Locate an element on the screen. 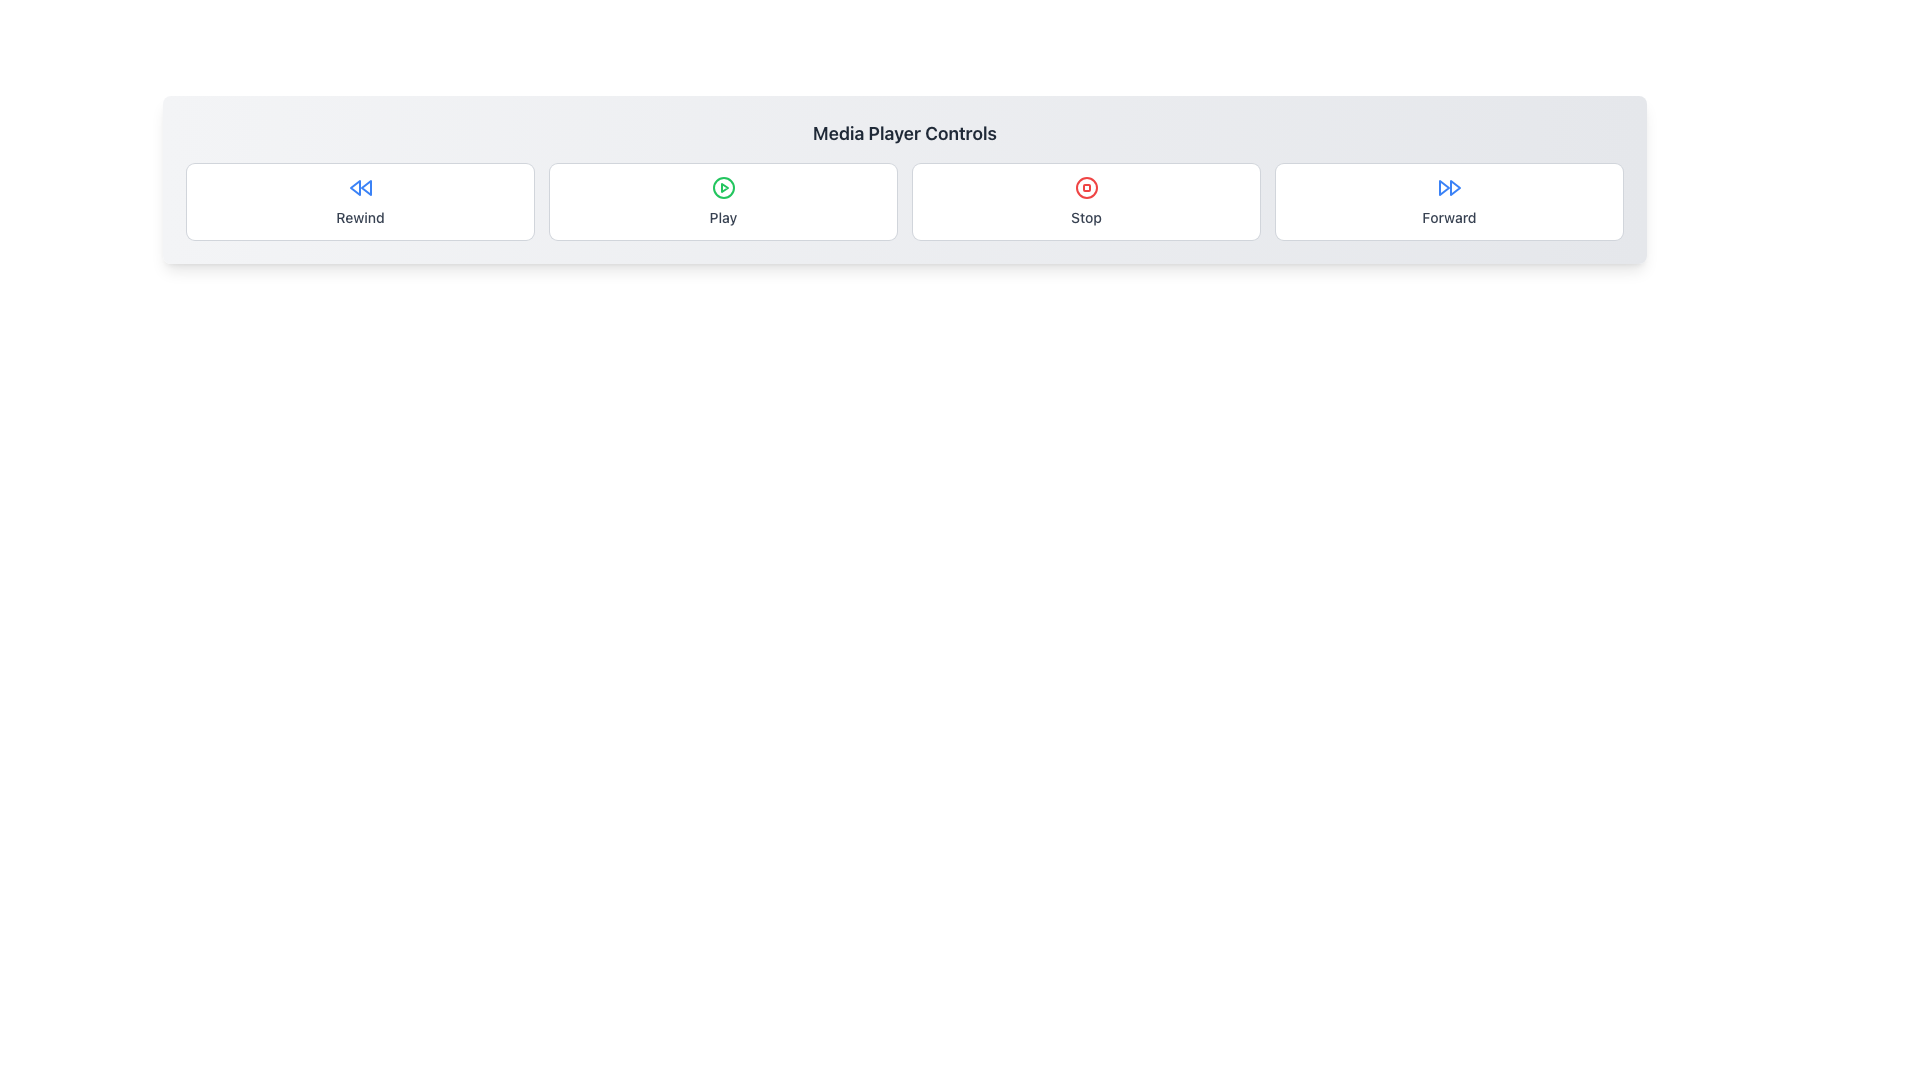 This screenshot has width=1920, height=1080. the 'Play' text label element, which is displayed in gray font below a green circular play icon in a media control panel is located at coordinates (722, 218).